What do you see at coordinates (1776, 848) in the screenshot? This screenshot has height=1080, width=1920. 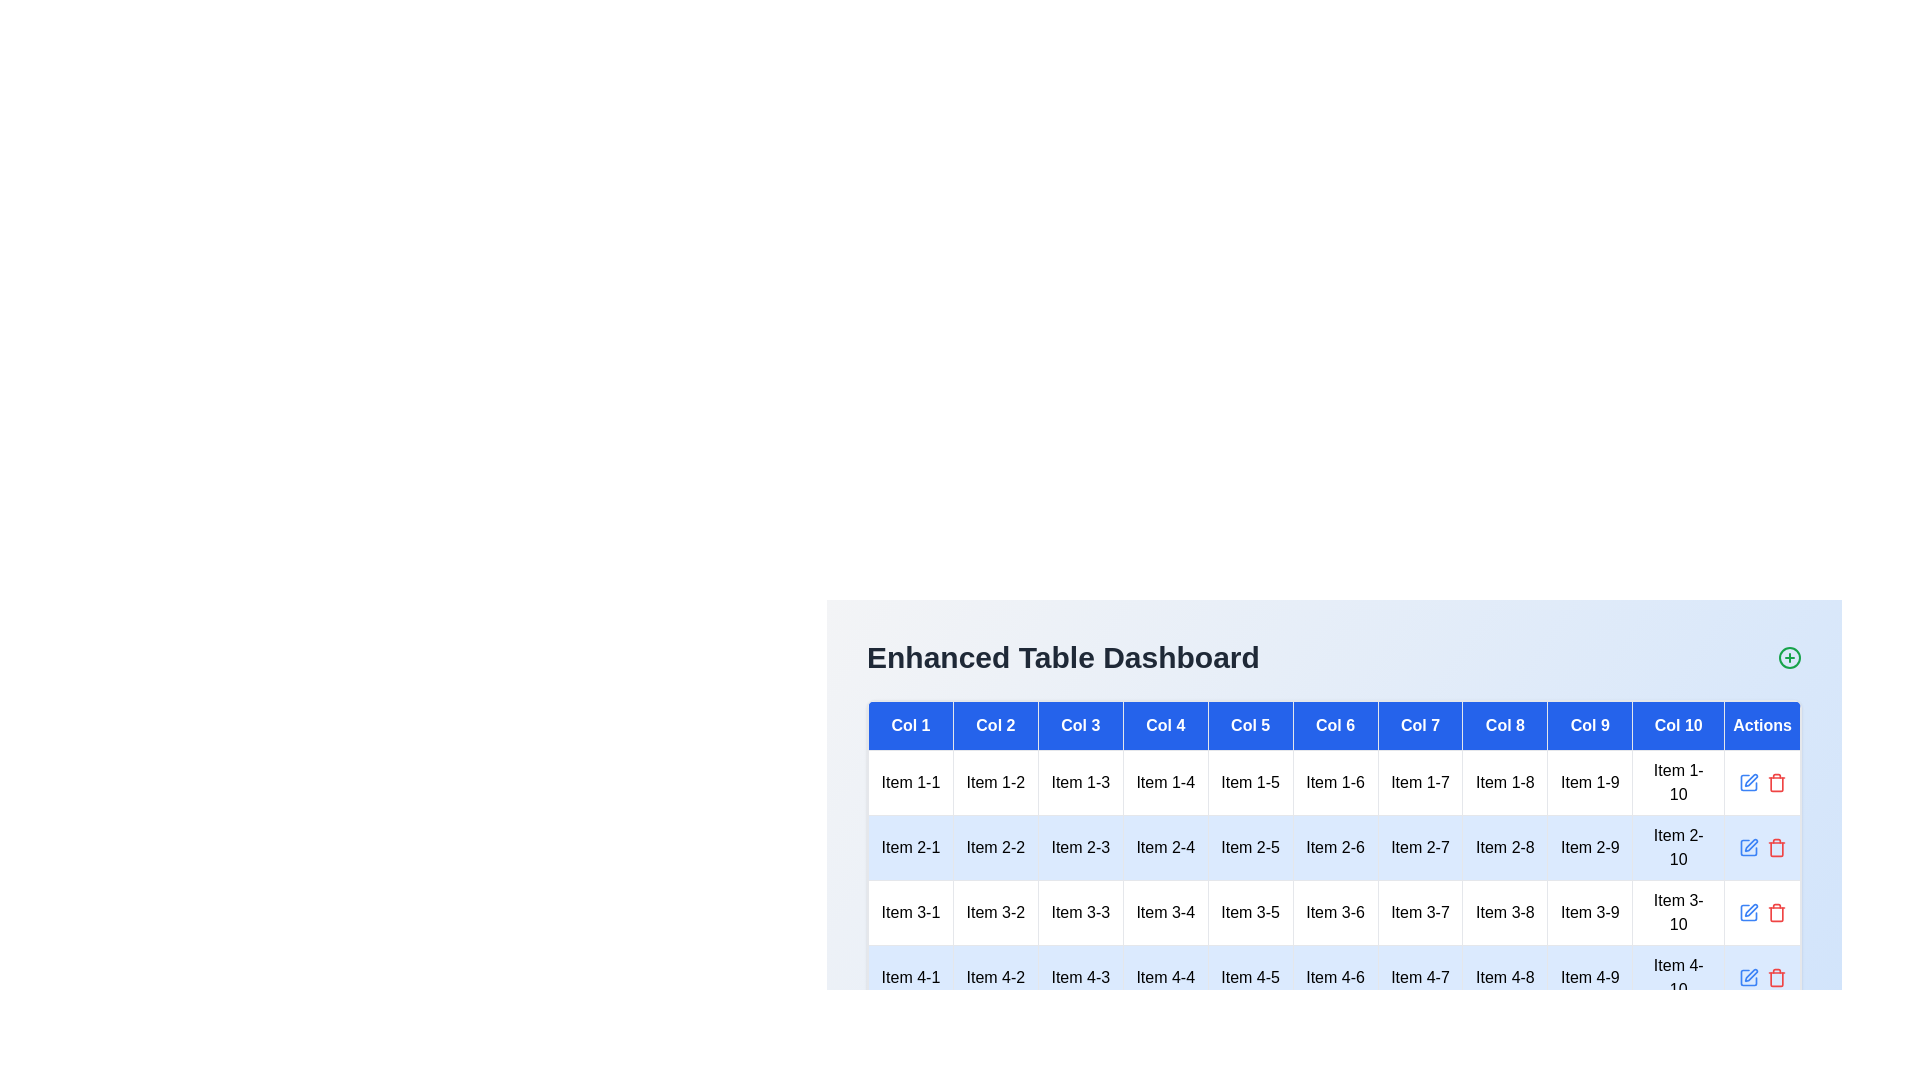 I see `the trash icon for the row labeled Item 2-10` at bounding box center [1776, 848].